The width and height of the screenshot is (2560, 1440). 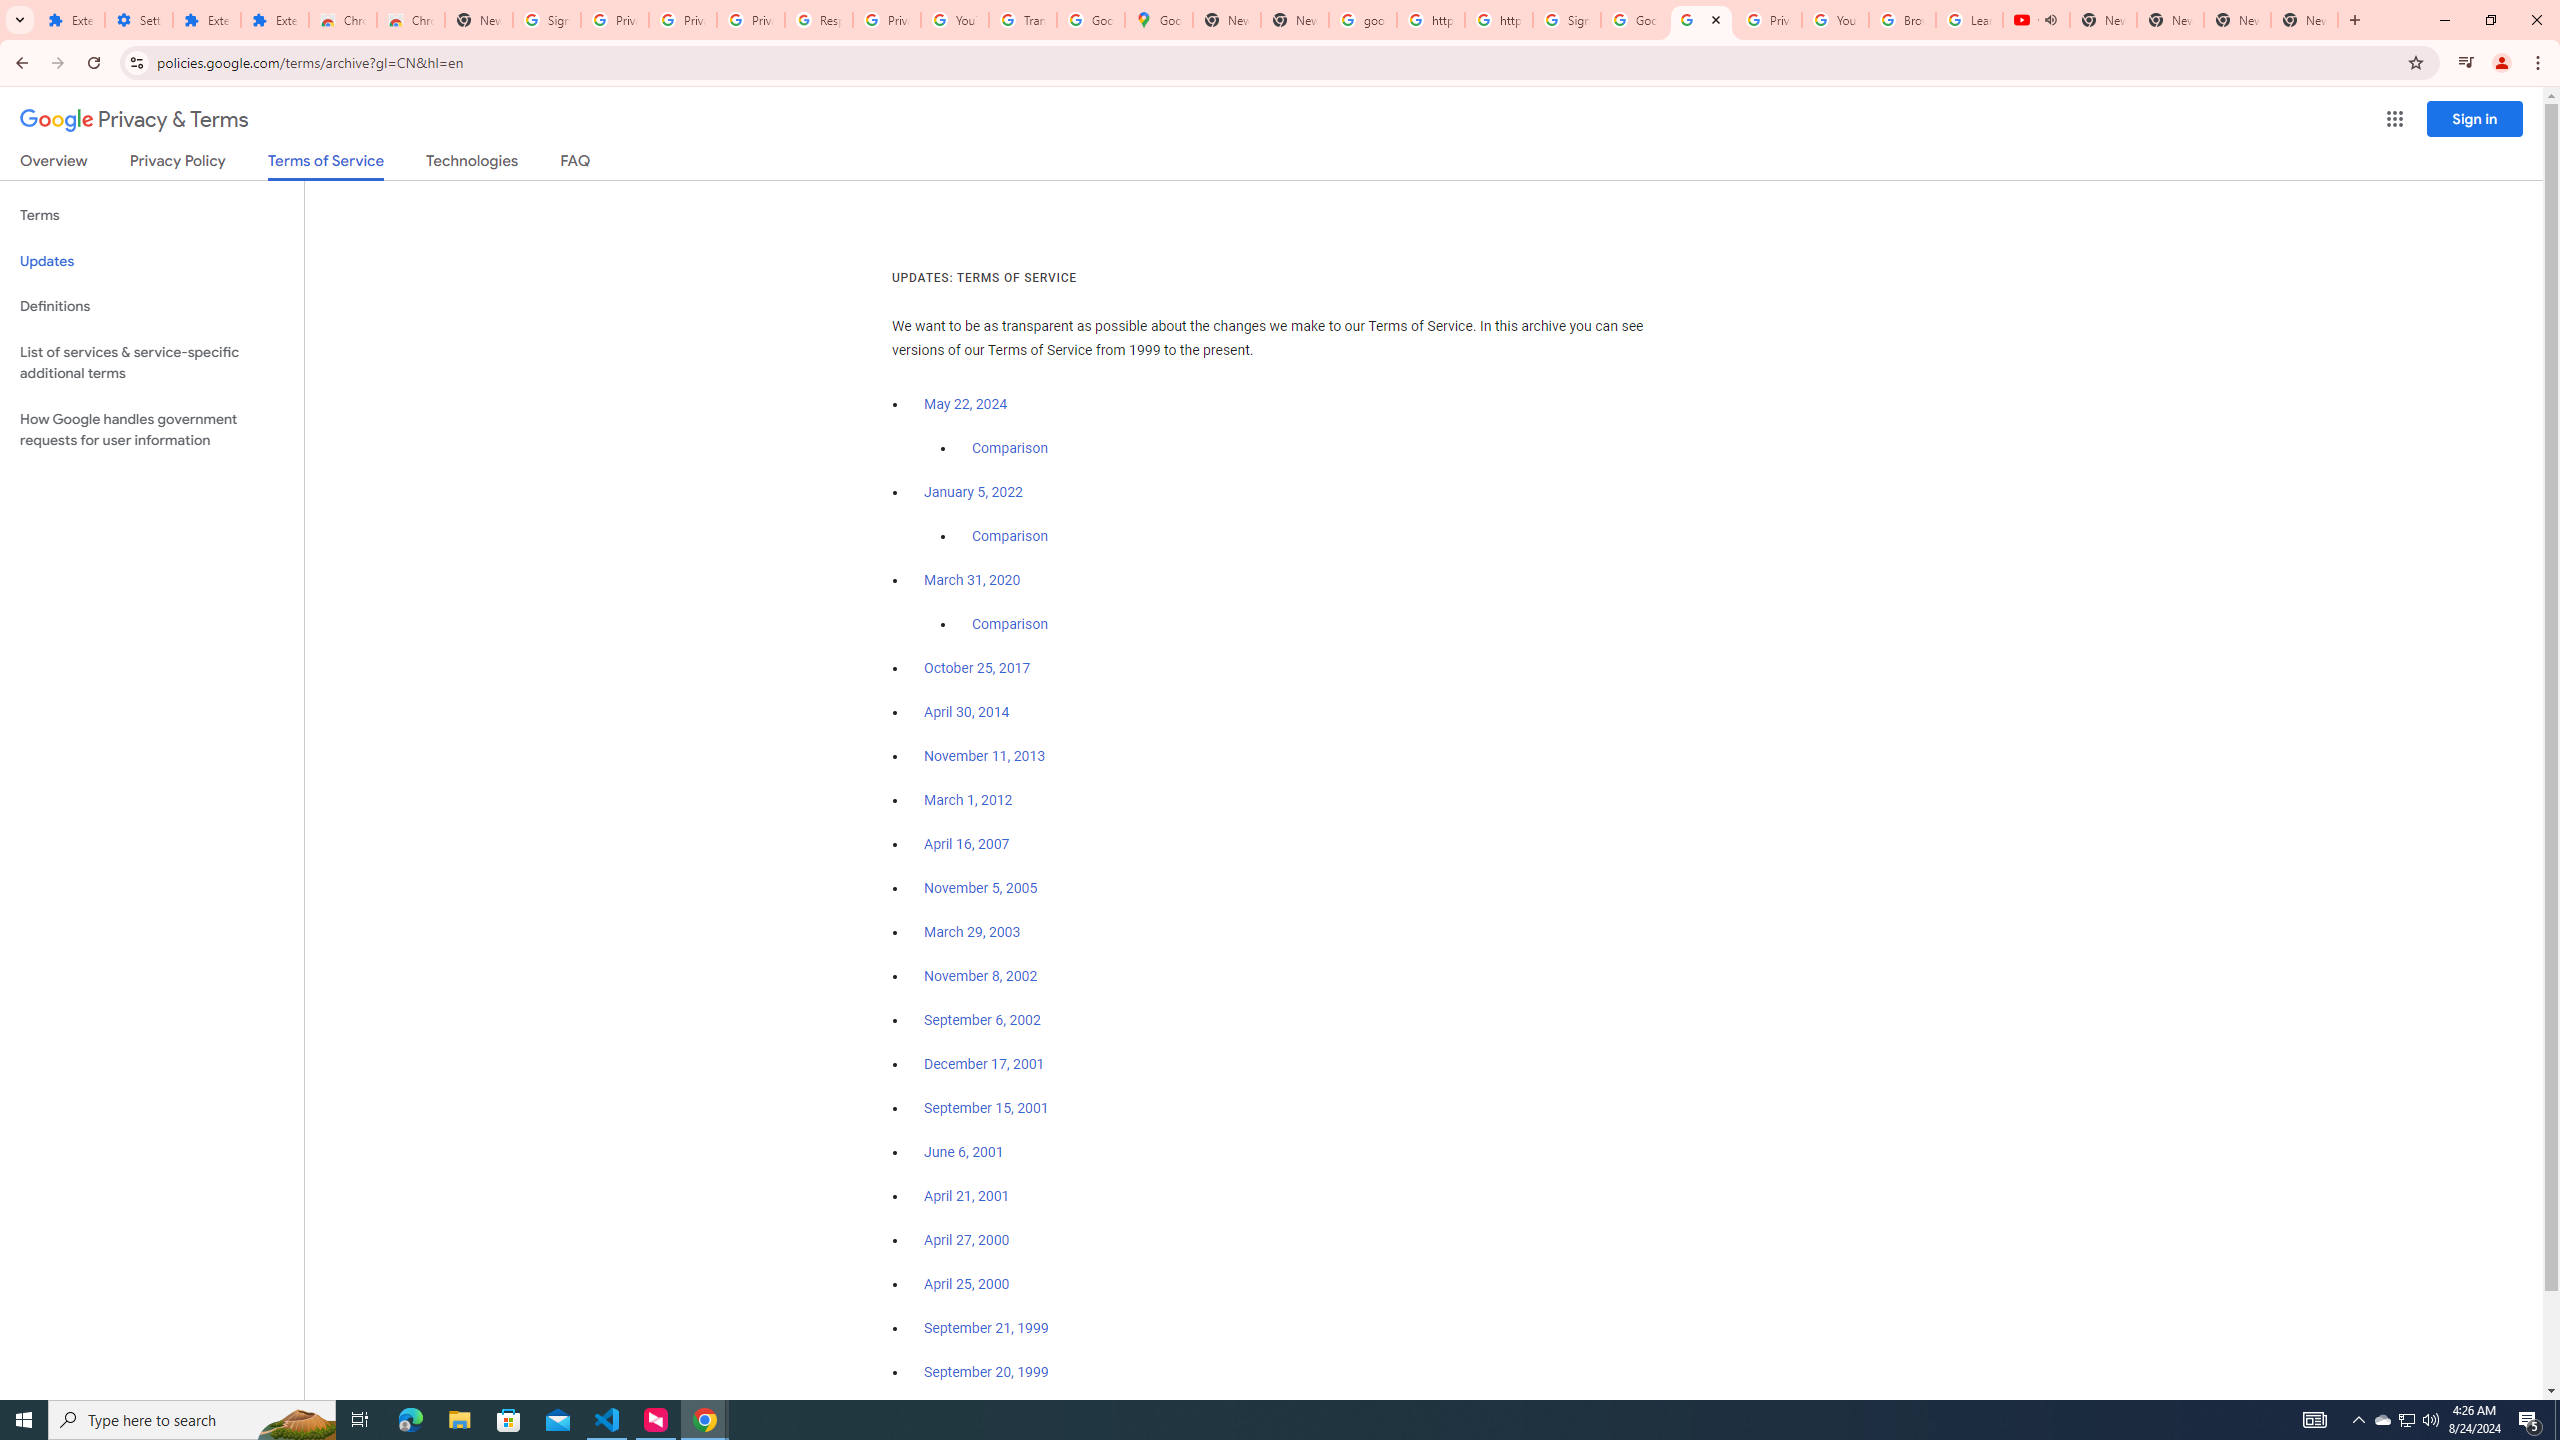 I want to click on 'Settings', so click(x=138, y=19).